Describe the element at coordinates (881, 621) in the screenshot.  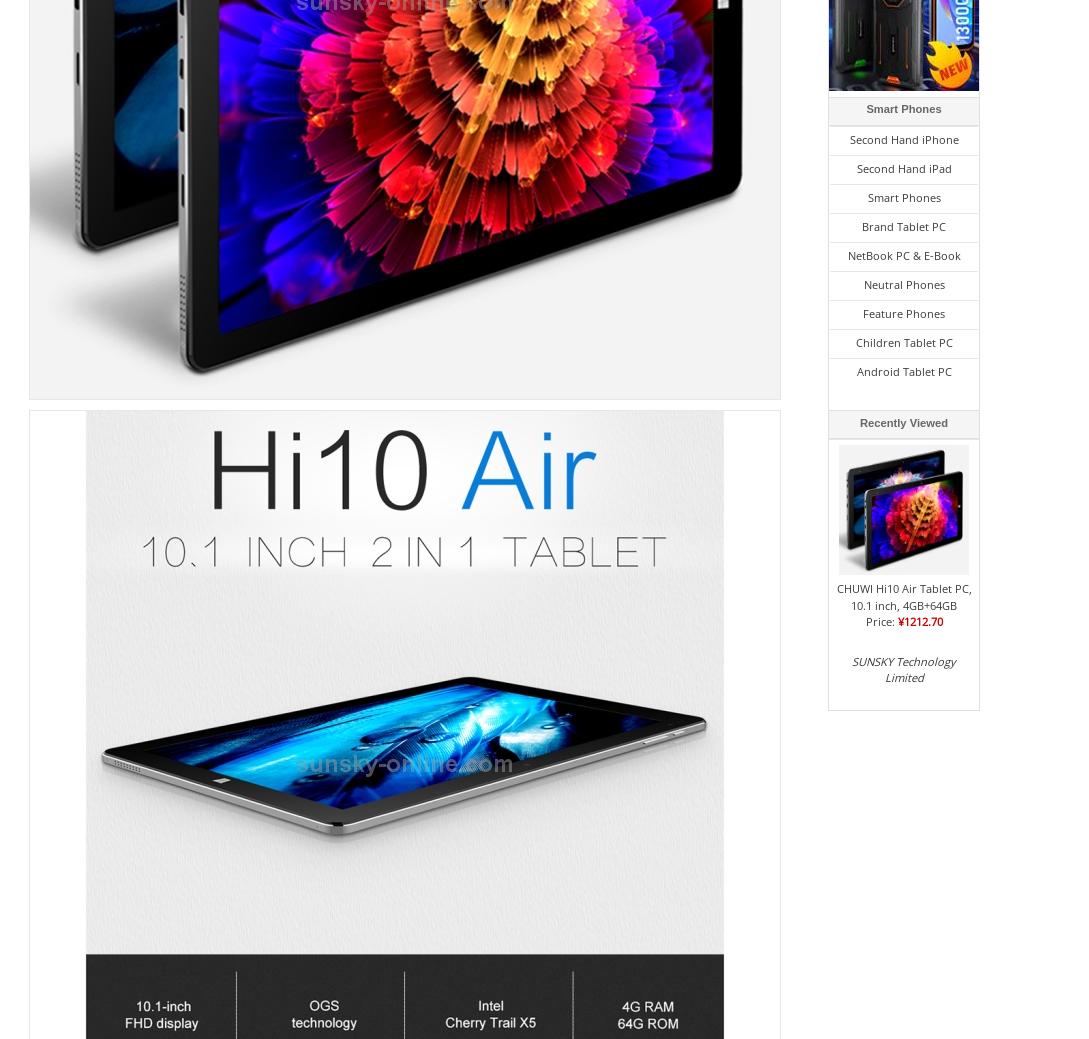
I see `'Price:'` at that location.